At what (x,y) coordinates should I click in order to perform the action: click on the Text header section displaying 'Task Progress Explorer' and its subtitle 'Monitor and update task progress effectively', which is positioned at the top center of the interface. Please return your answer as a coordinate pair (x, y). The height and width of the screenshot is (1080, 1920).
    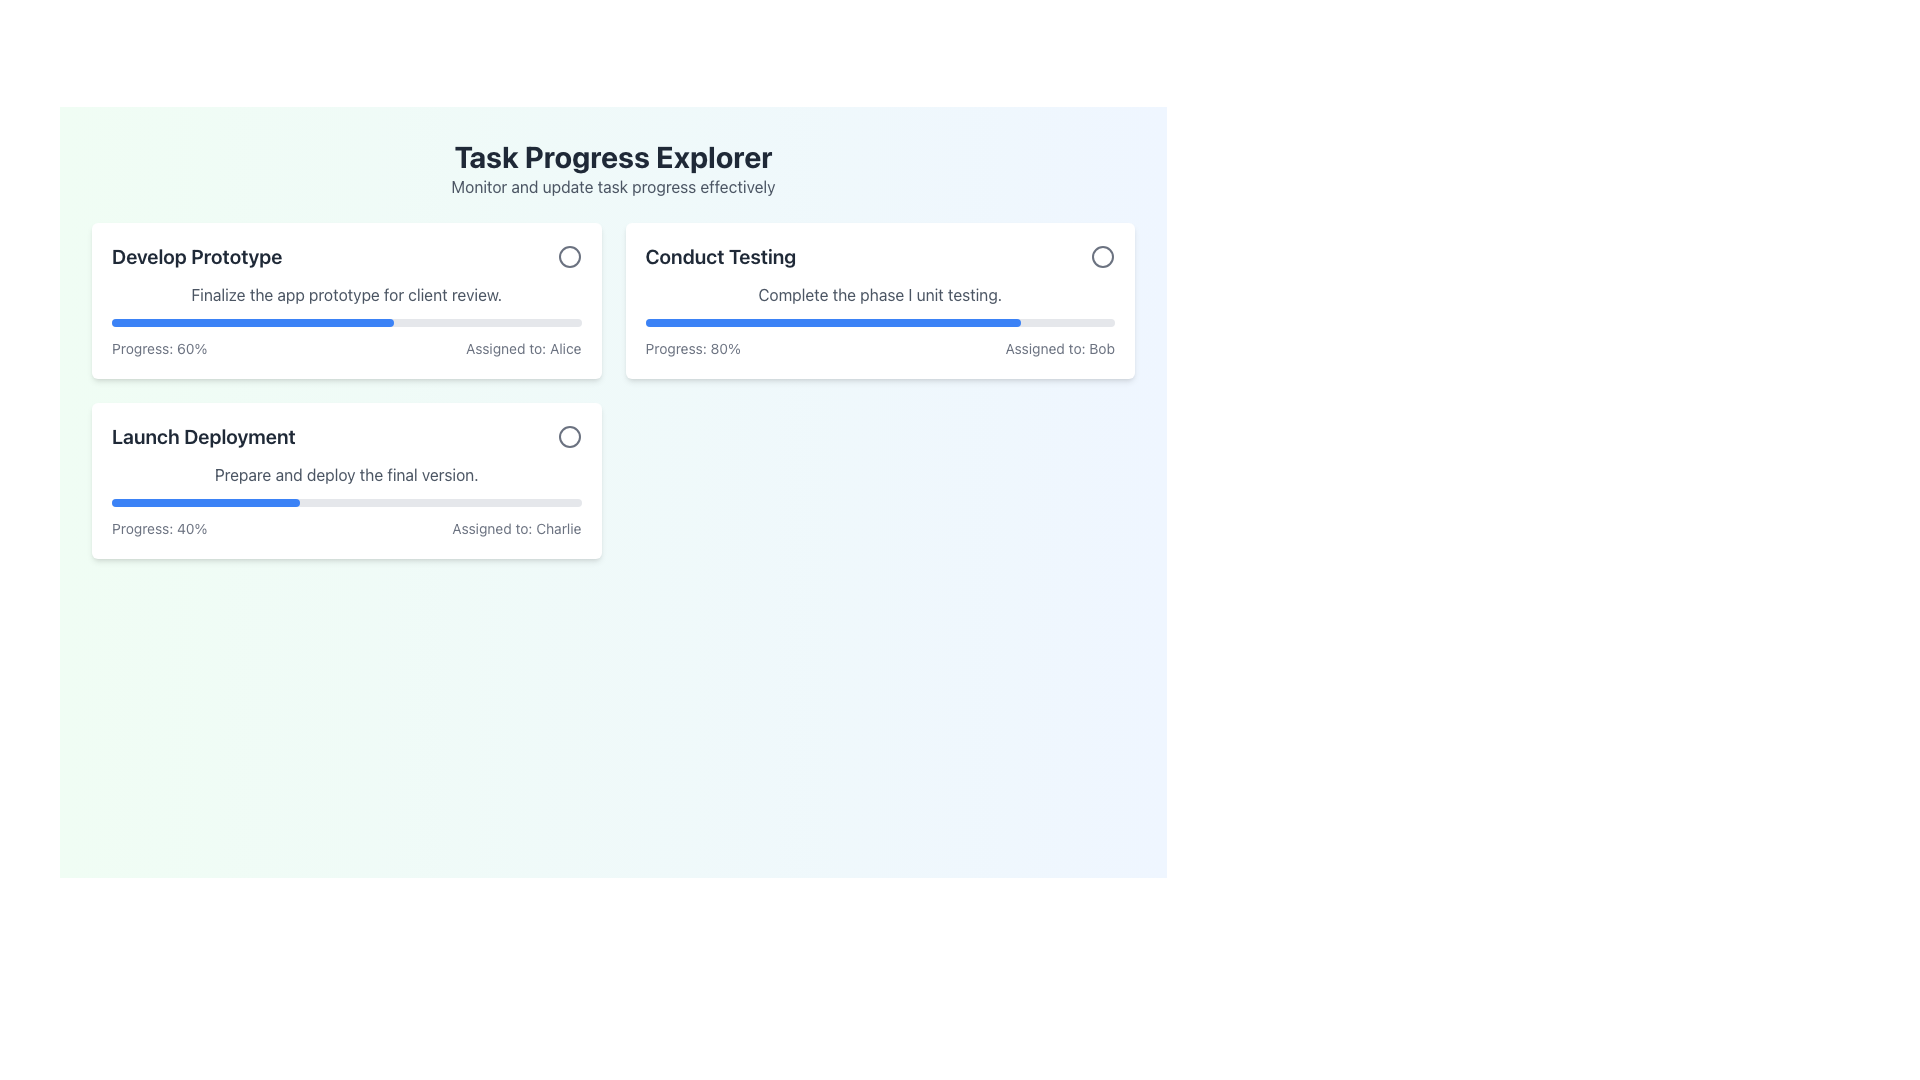
    Looking at the image, I should click on (612, 168).